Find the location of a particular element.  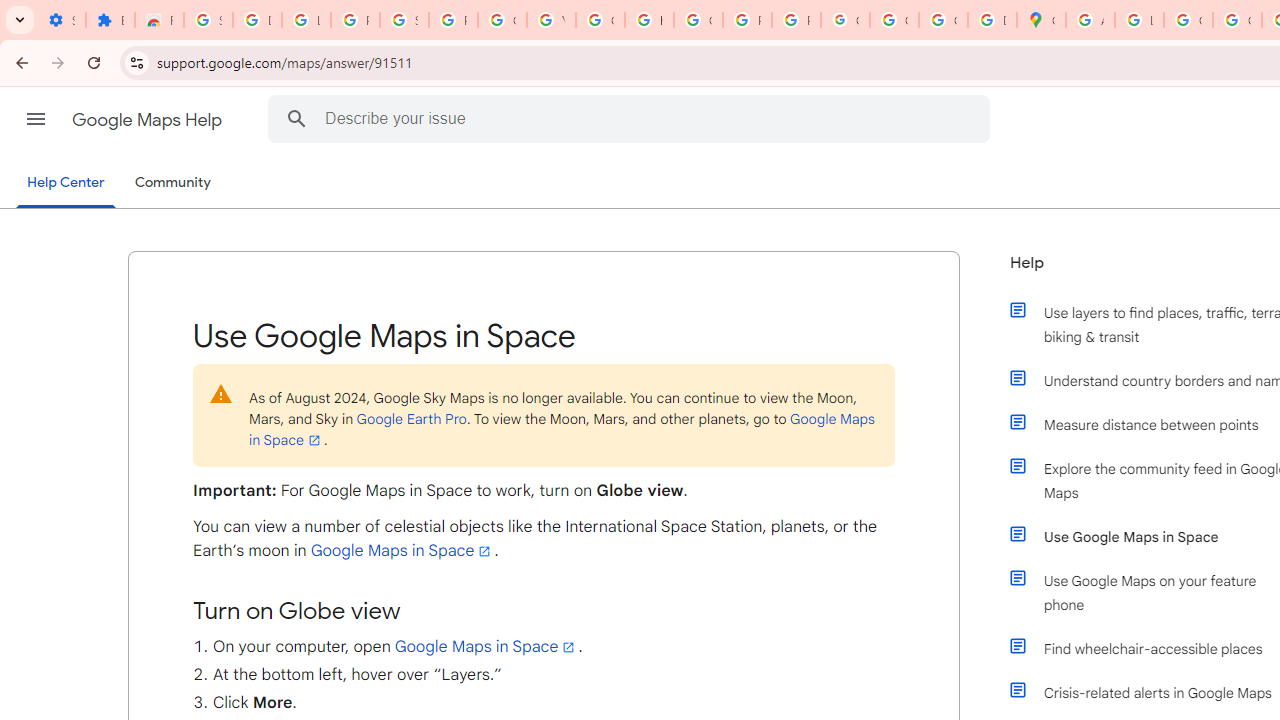

'Help Center' is located at coordinates (65, 183).